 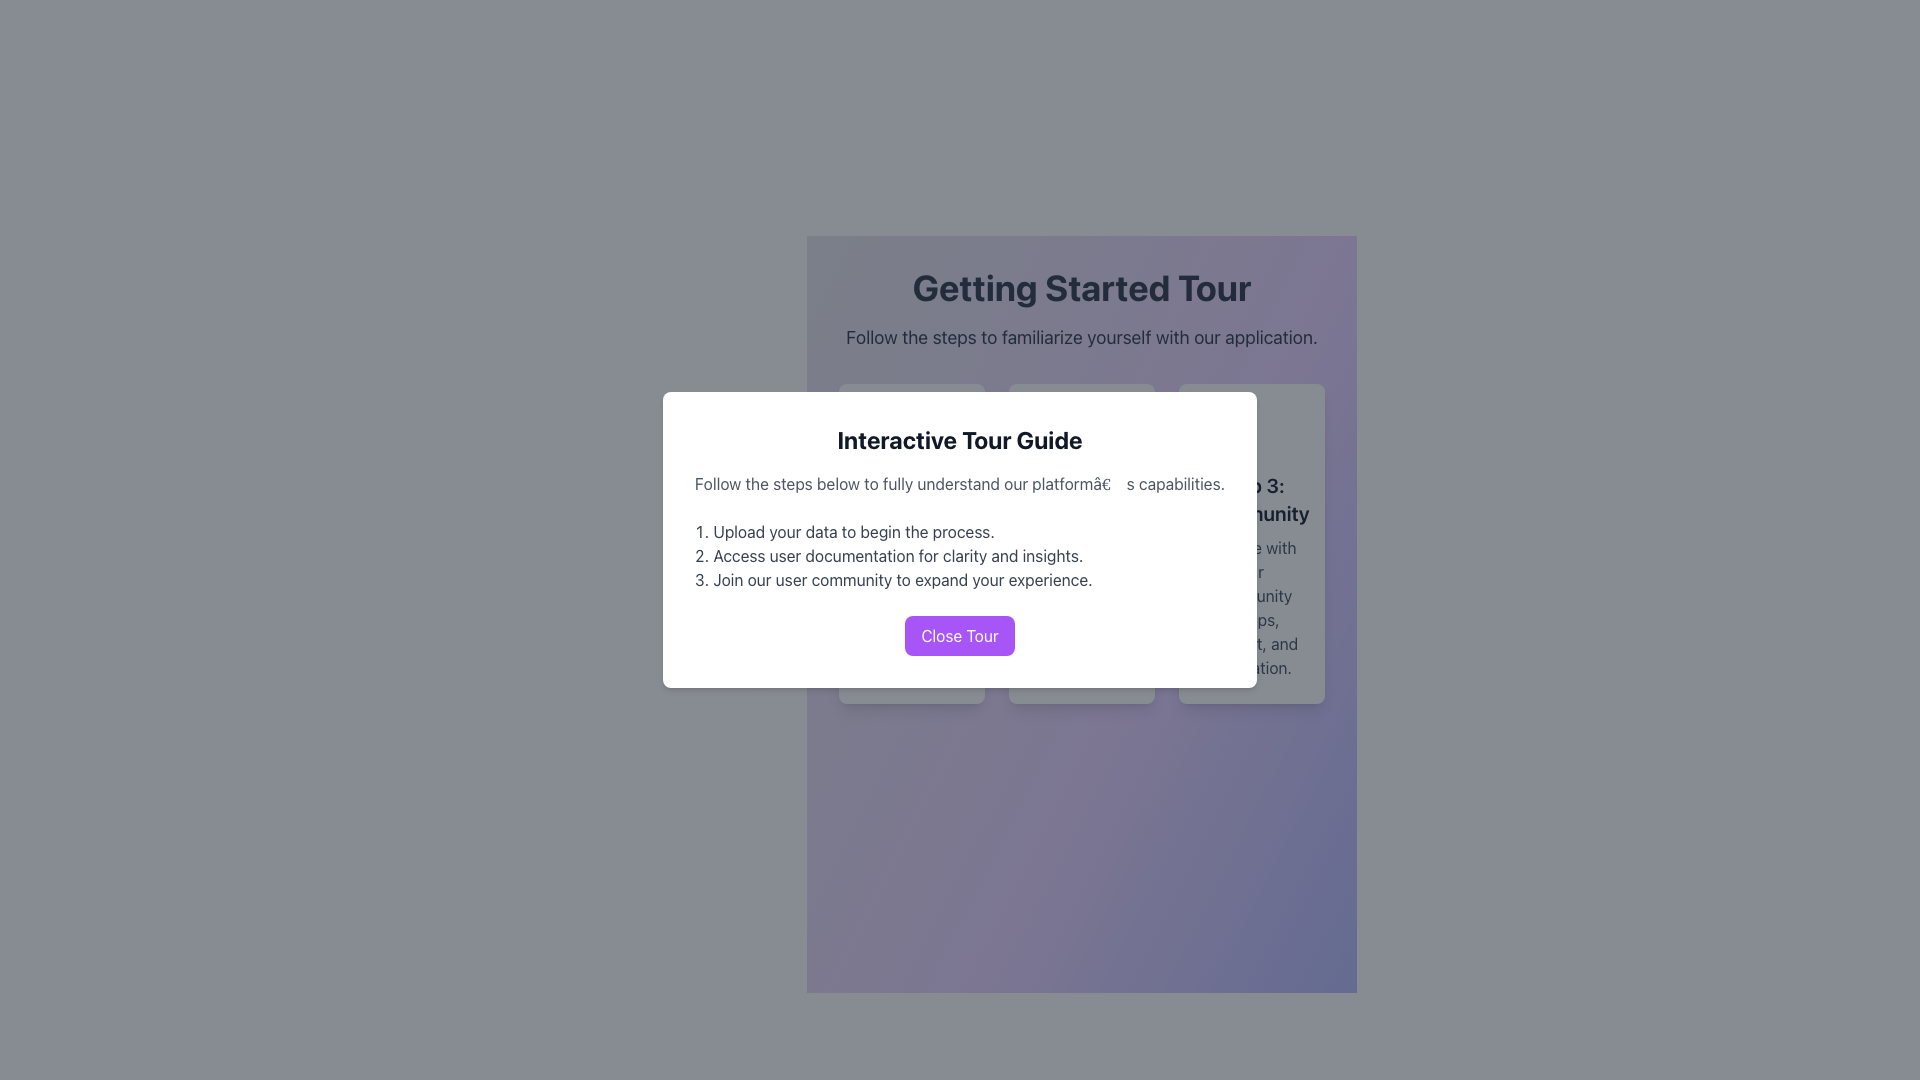 I want to click on the Ordered List element below the 'Interactive Tour Guide' heading, so click(x=960, y=555).